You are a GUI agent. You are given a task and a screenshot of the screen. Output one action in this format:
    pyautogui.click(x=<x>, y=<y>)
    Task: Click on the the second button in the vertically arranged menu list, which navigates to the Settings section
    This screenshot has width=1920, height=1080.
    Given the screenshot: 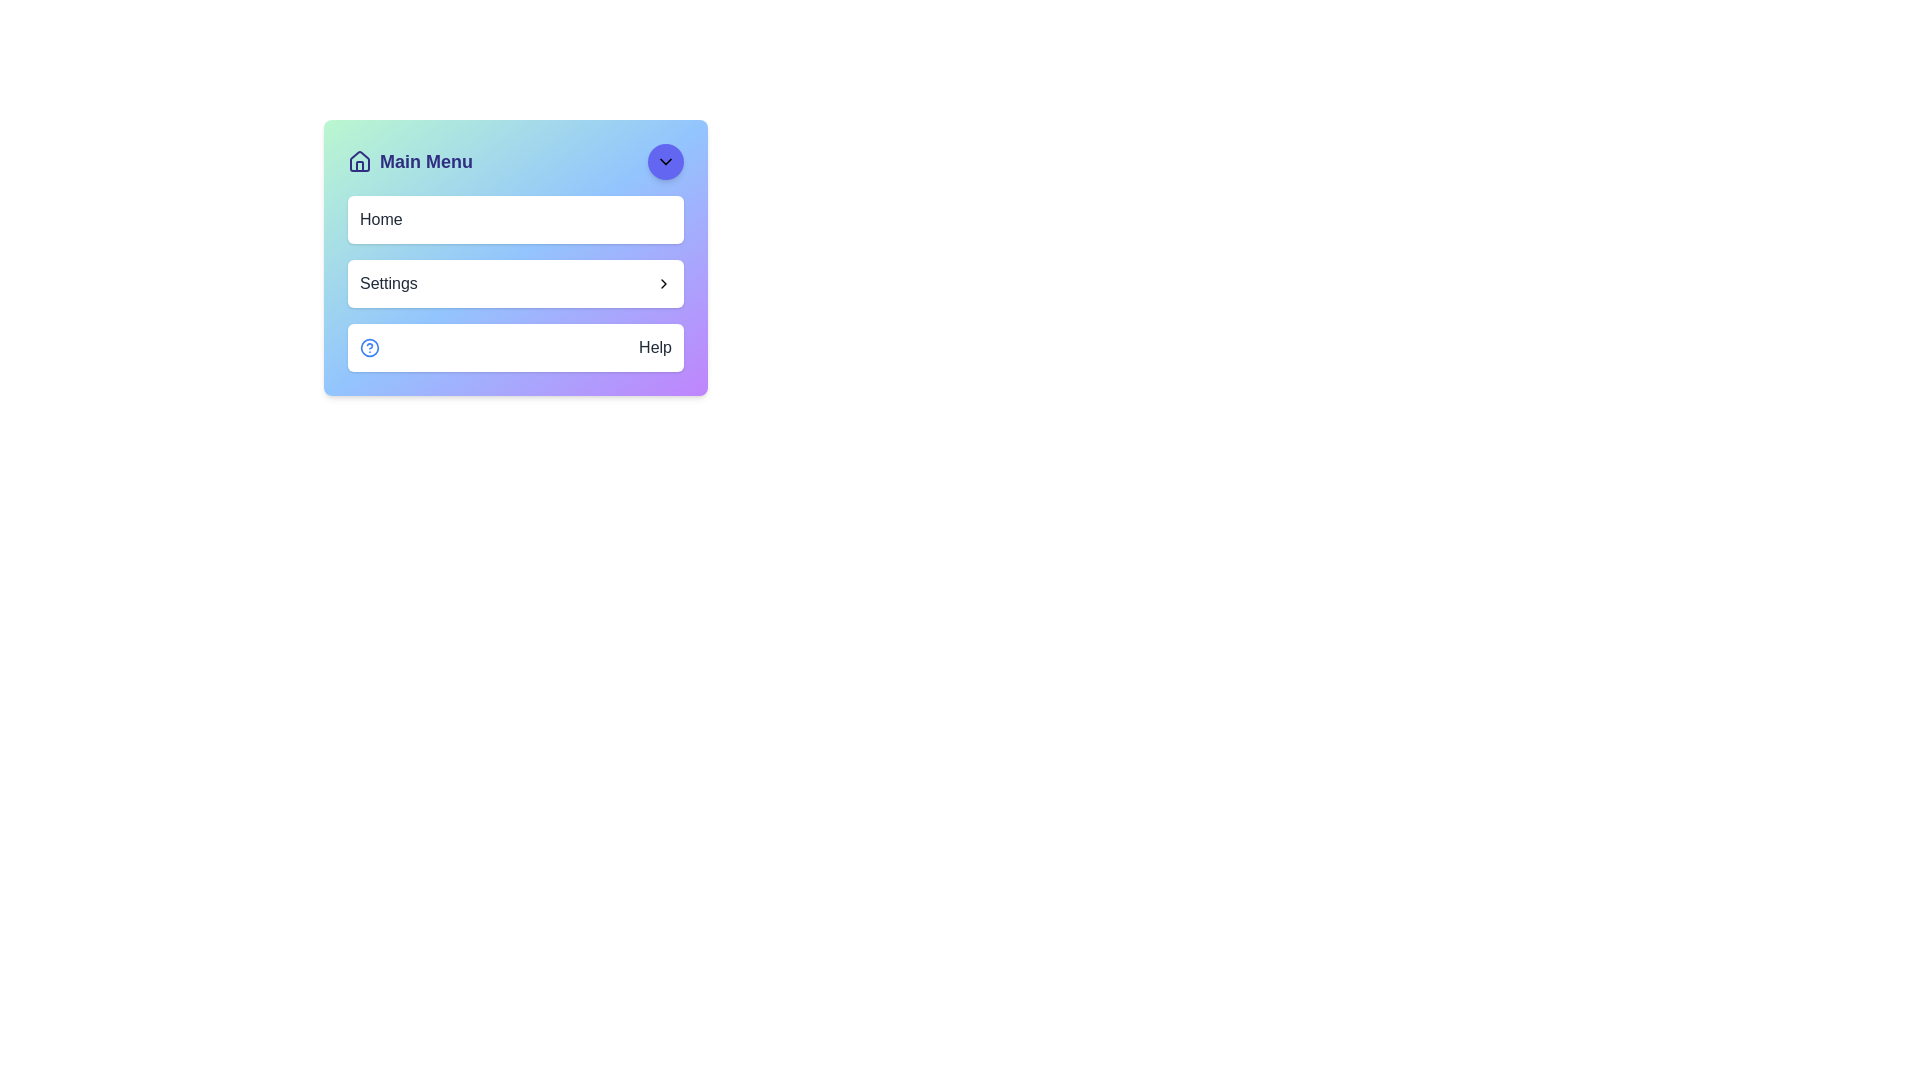 What is the action you would take?
    pyautogui.click(x=515, y=284)
    